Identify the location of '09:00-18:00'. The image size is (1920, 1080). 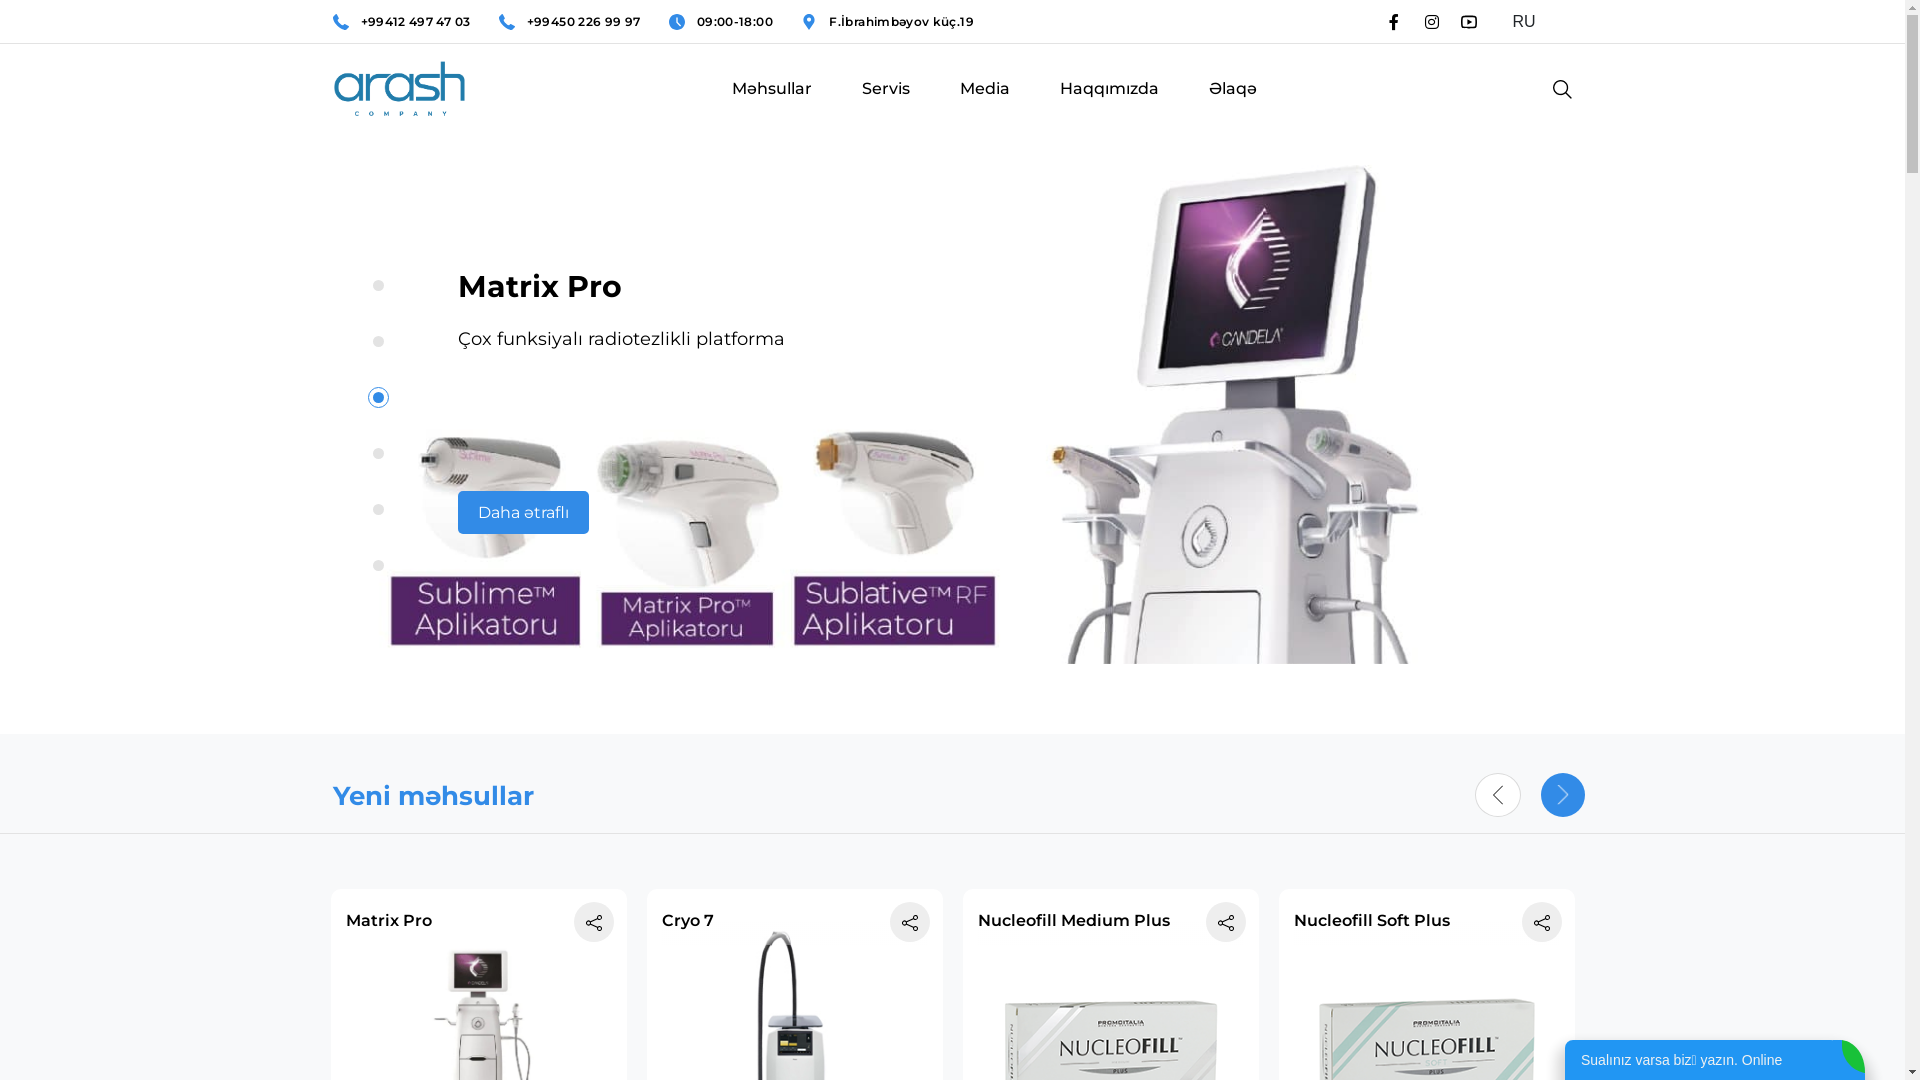
(733, 22).